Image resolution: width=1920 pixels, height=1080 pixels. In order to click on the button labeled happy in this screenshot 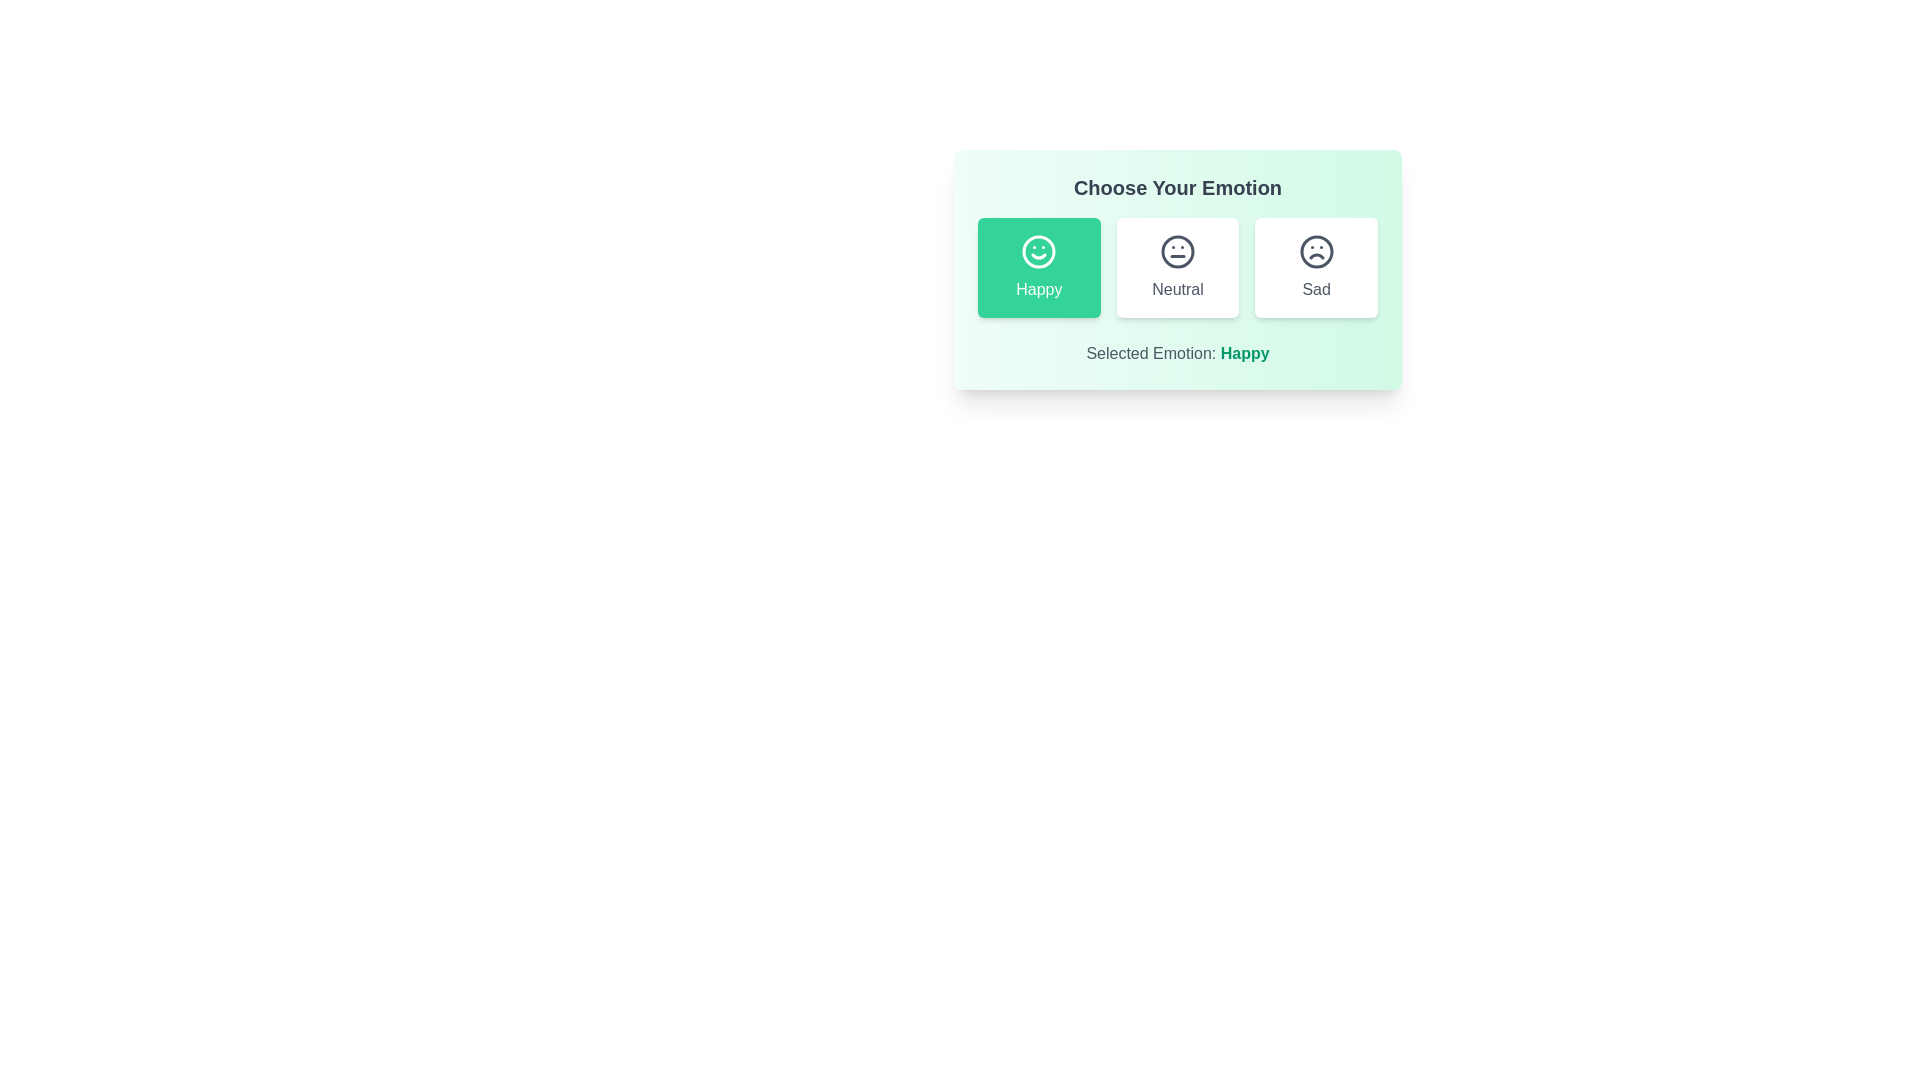, I will do `click(1038, 266)`.